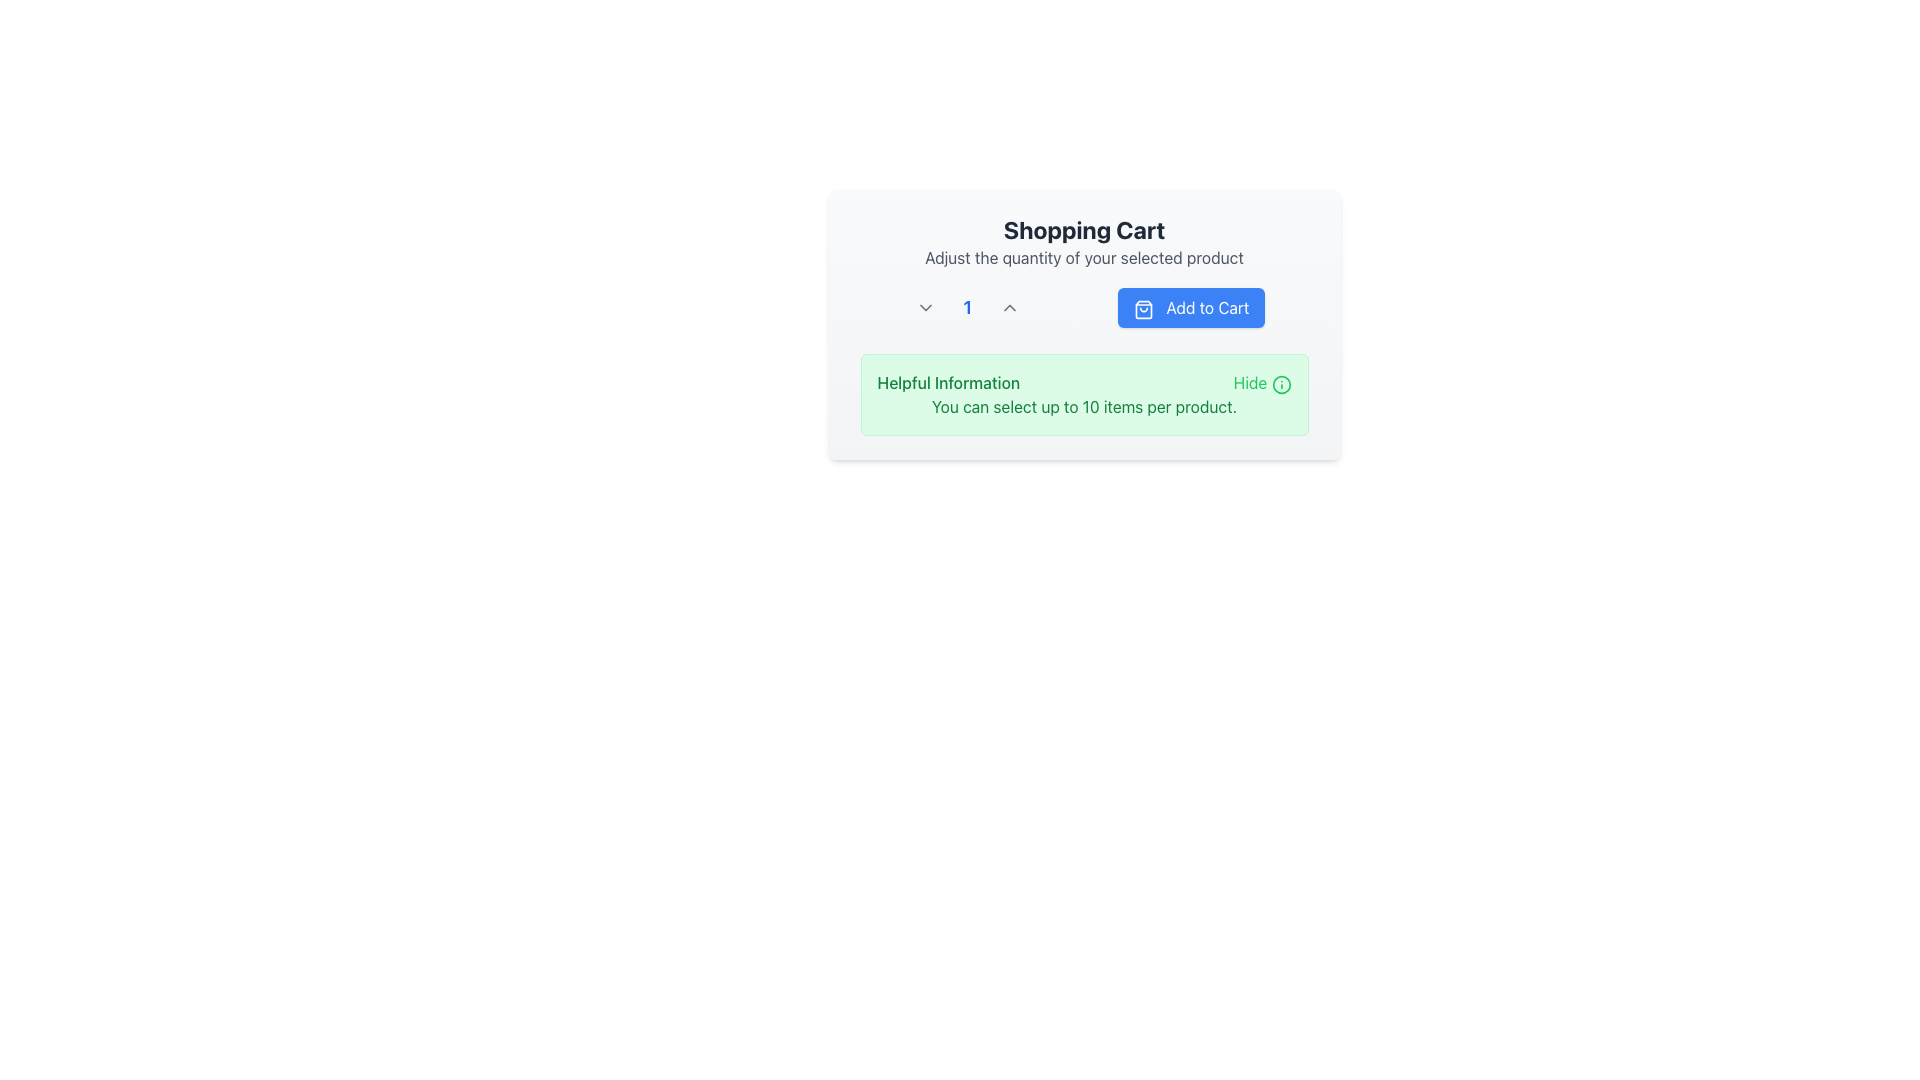 This screenshot has width=1920, height=1080. What do you see at coordinates (1191, 308) in the screenshot?
I see `the 'Add to Cart' button, which is a rectangular button with rounded corners, blue background, white text, and a shopping bag icon, to change its background color indicating interactivity` at bounding box center [1191, 308].